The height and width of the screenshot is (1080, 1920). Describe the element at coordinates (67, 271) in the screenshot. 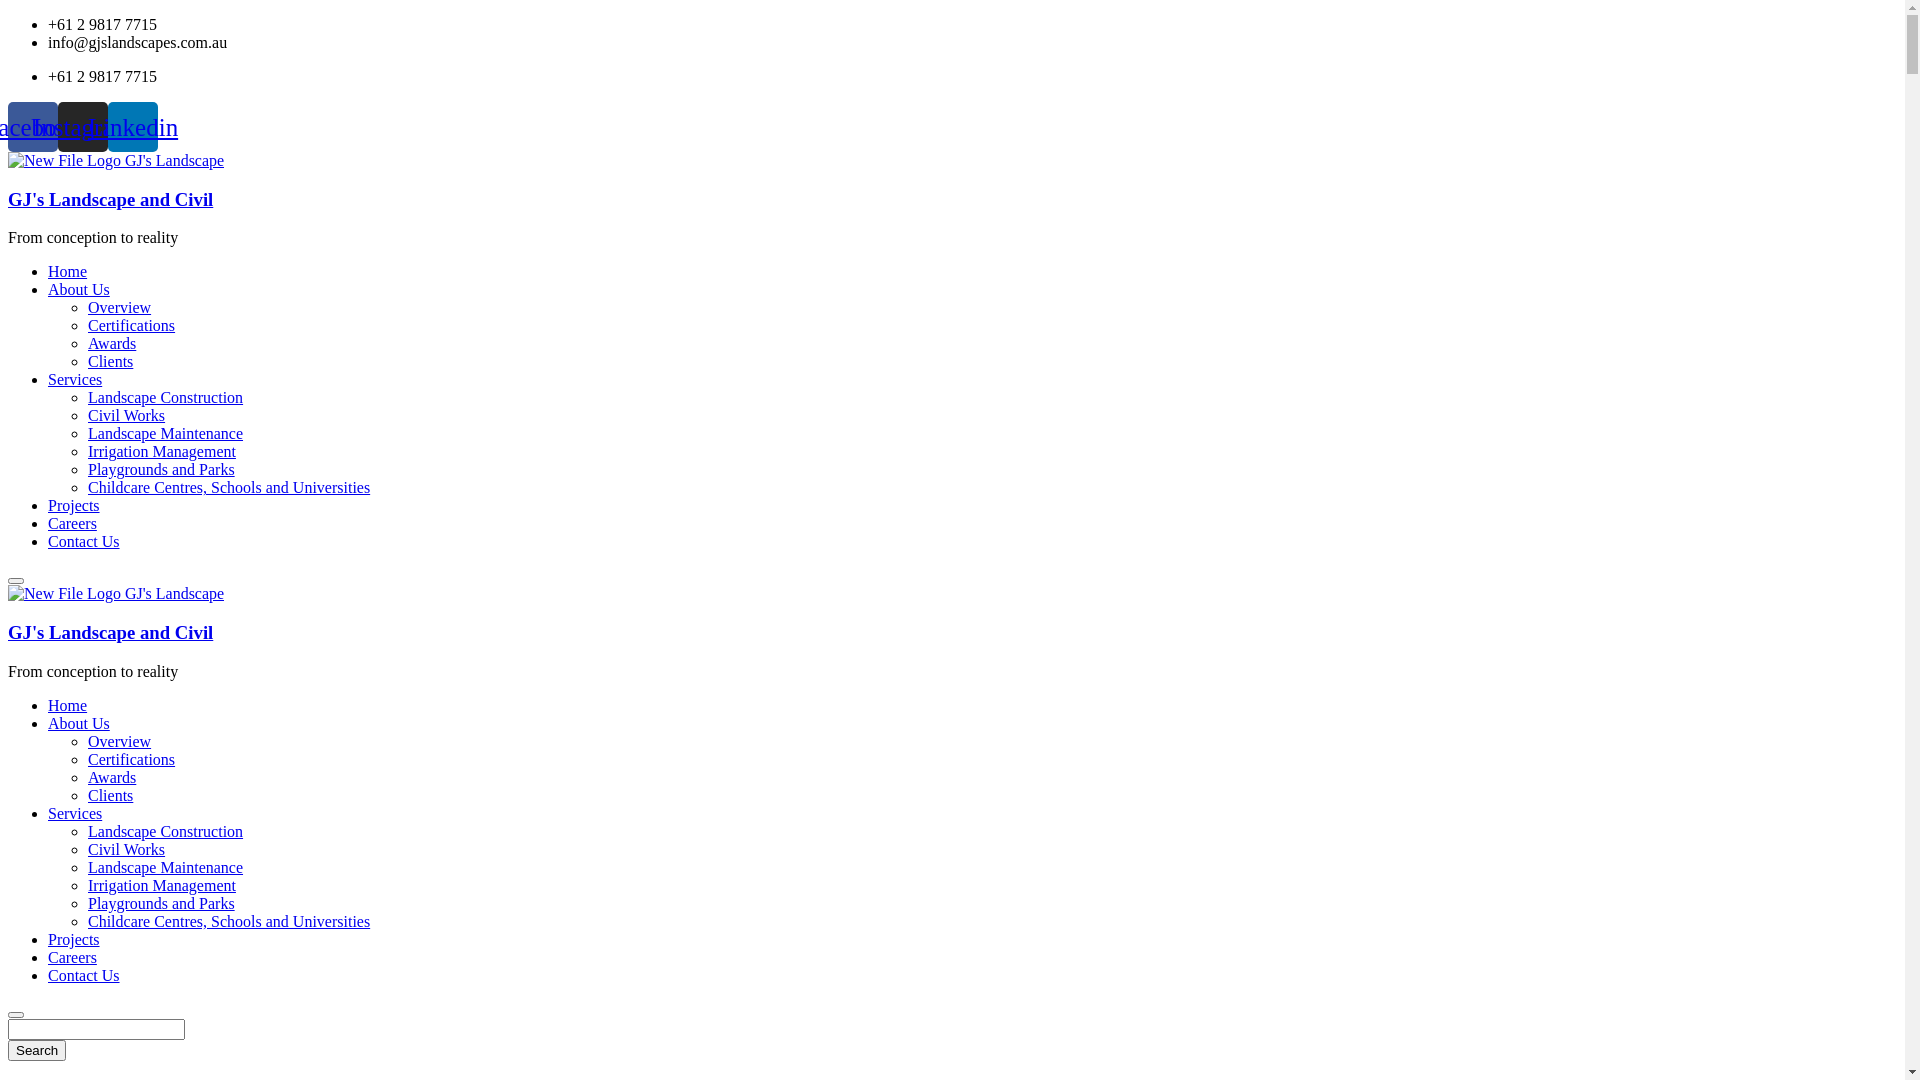

I see `'Home'` at that location.